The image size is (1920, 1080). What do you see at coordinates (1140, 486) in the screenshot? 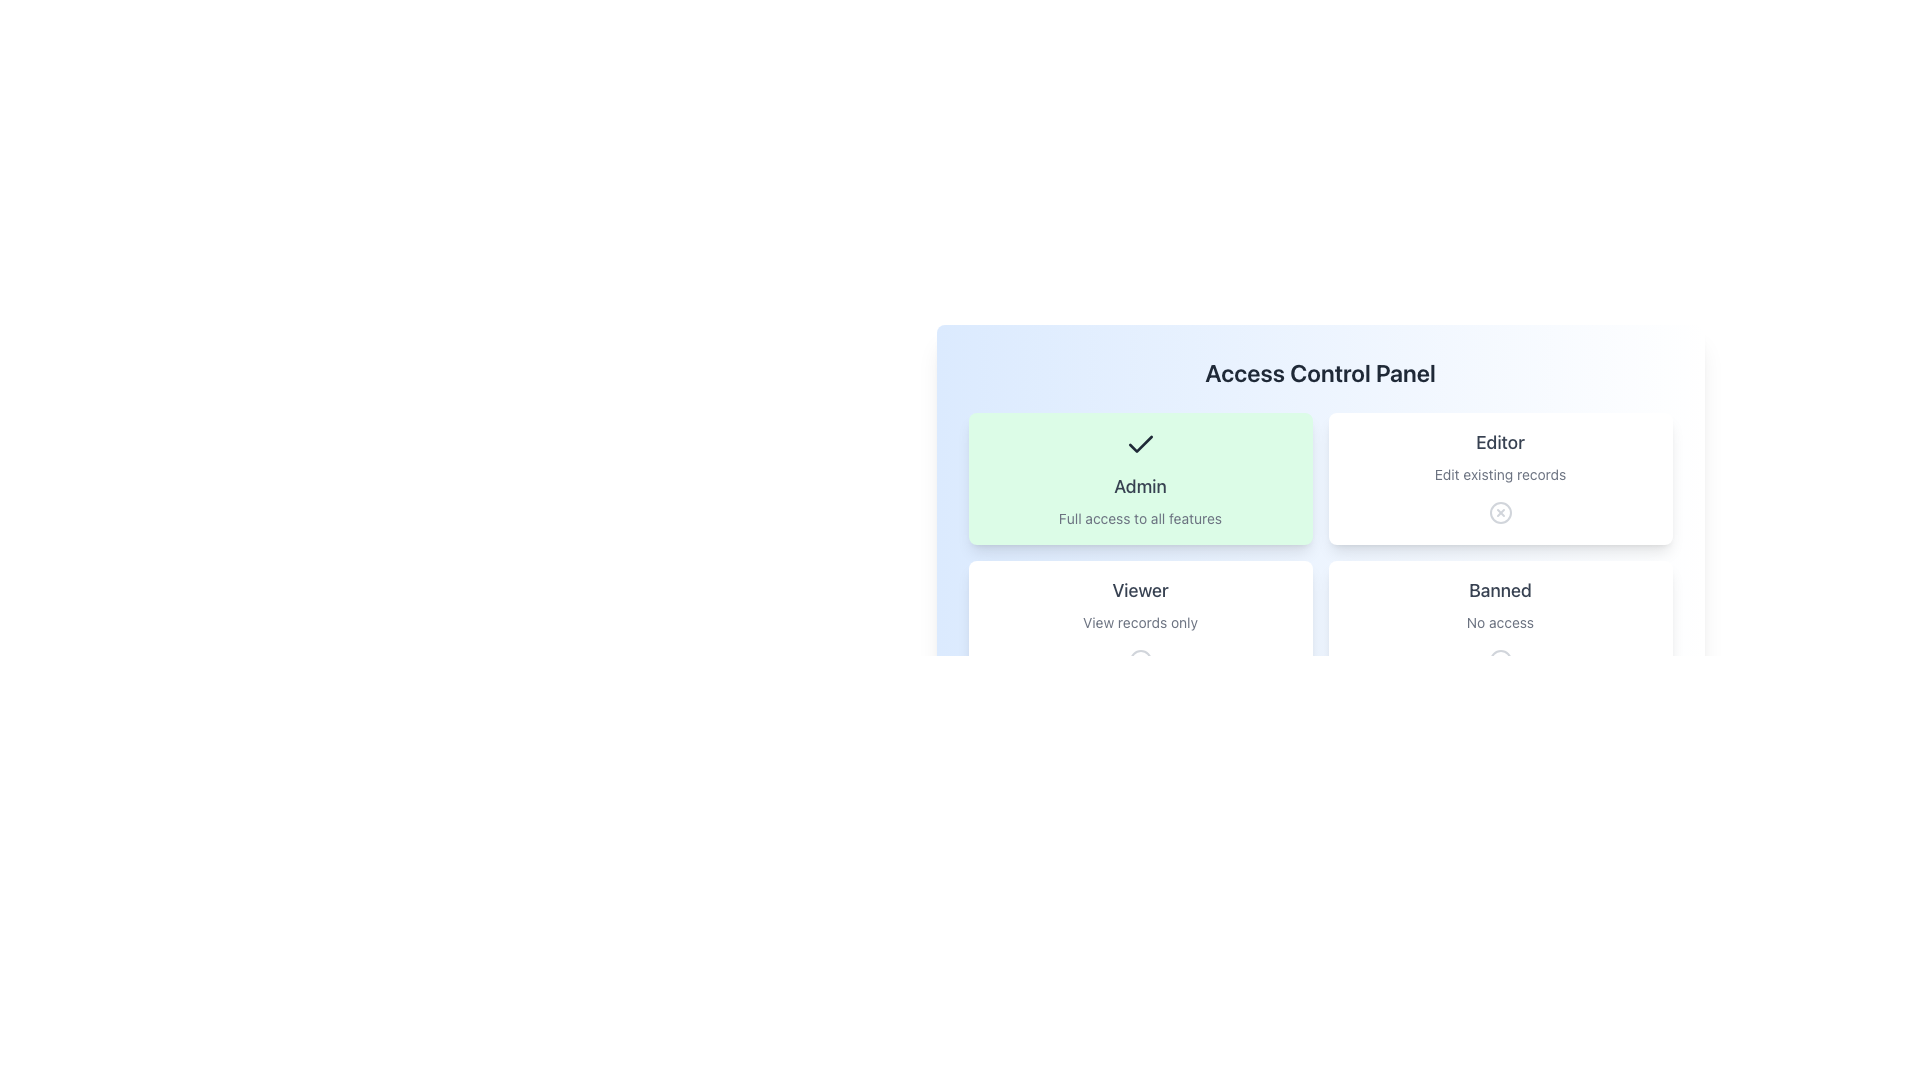
I see `text label displaying 'Admin' which is centrally positioned in the green rectangular card representing the 'Admin' role` at bounding box center [1140, 486].